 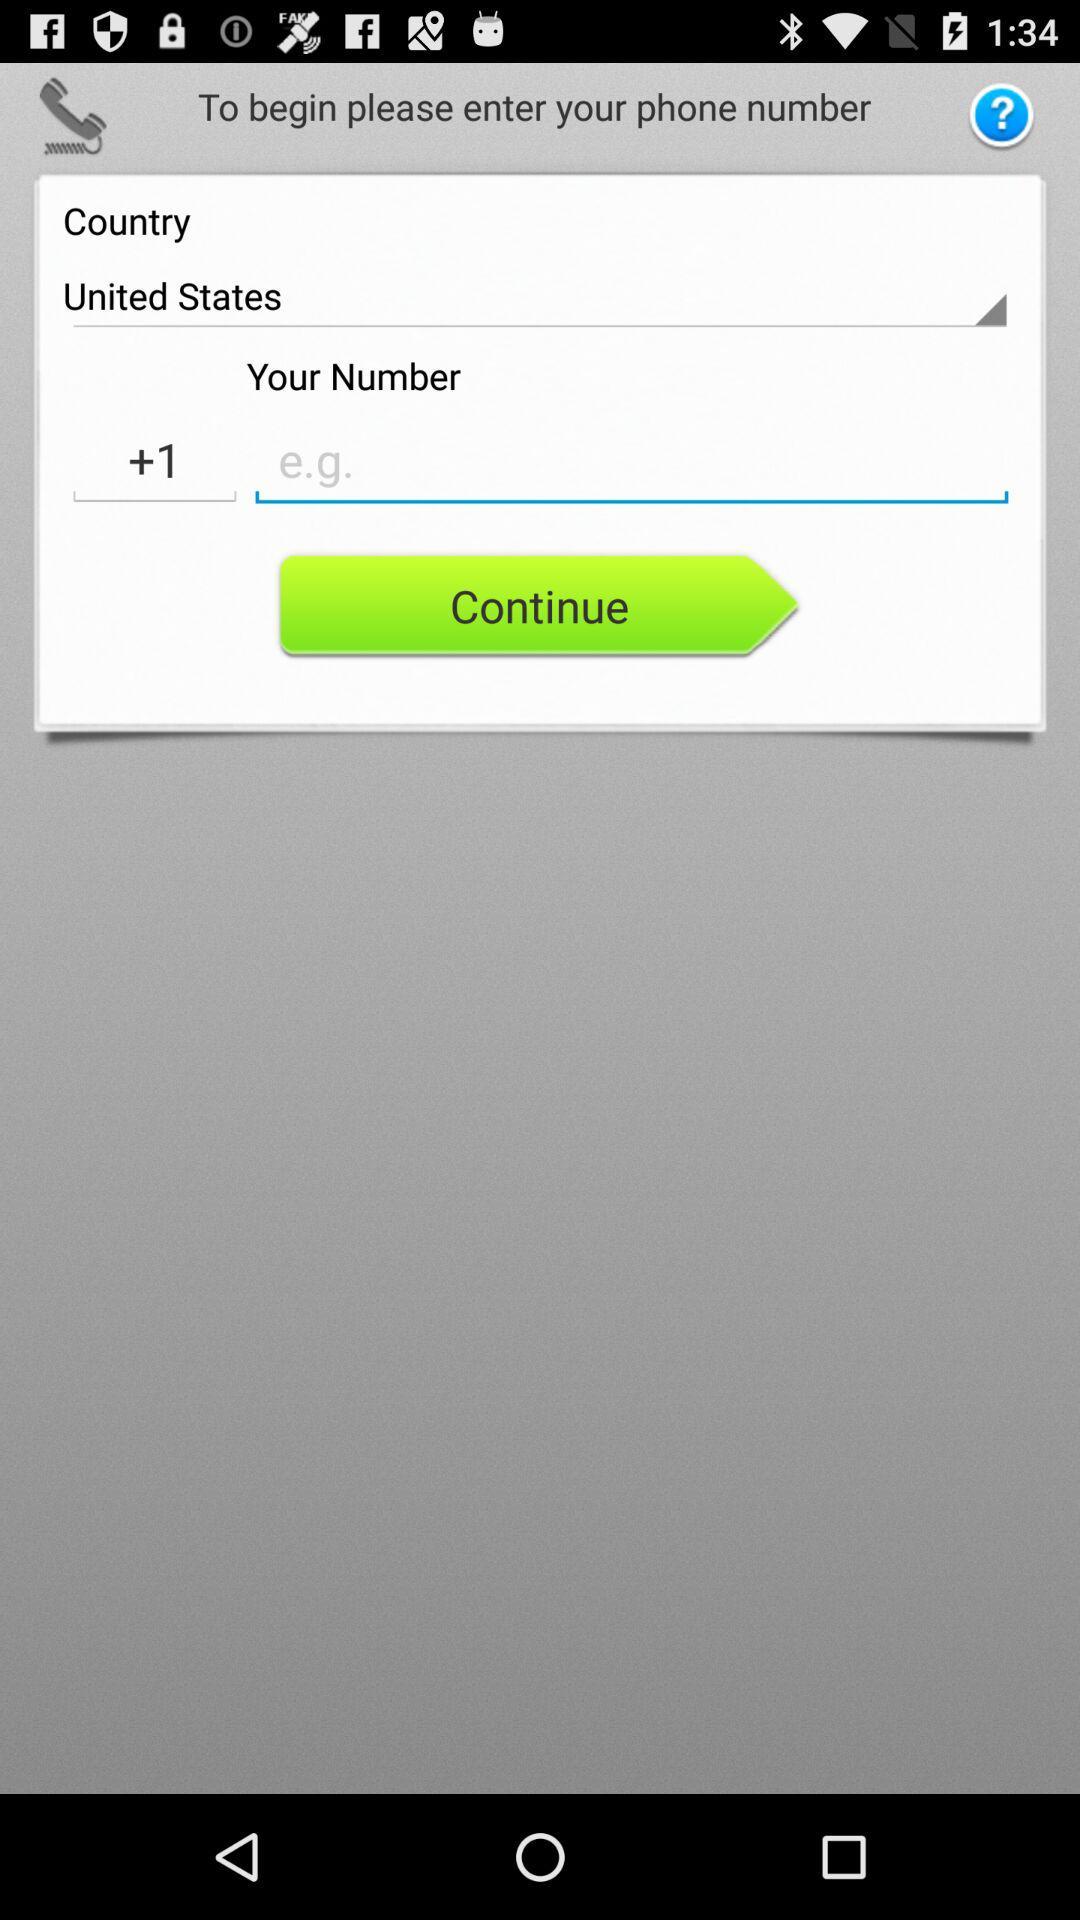 What do you see at coordinates (1001, 116) in the screenshot?
I see `question button` at bounding box center [1001, 116].